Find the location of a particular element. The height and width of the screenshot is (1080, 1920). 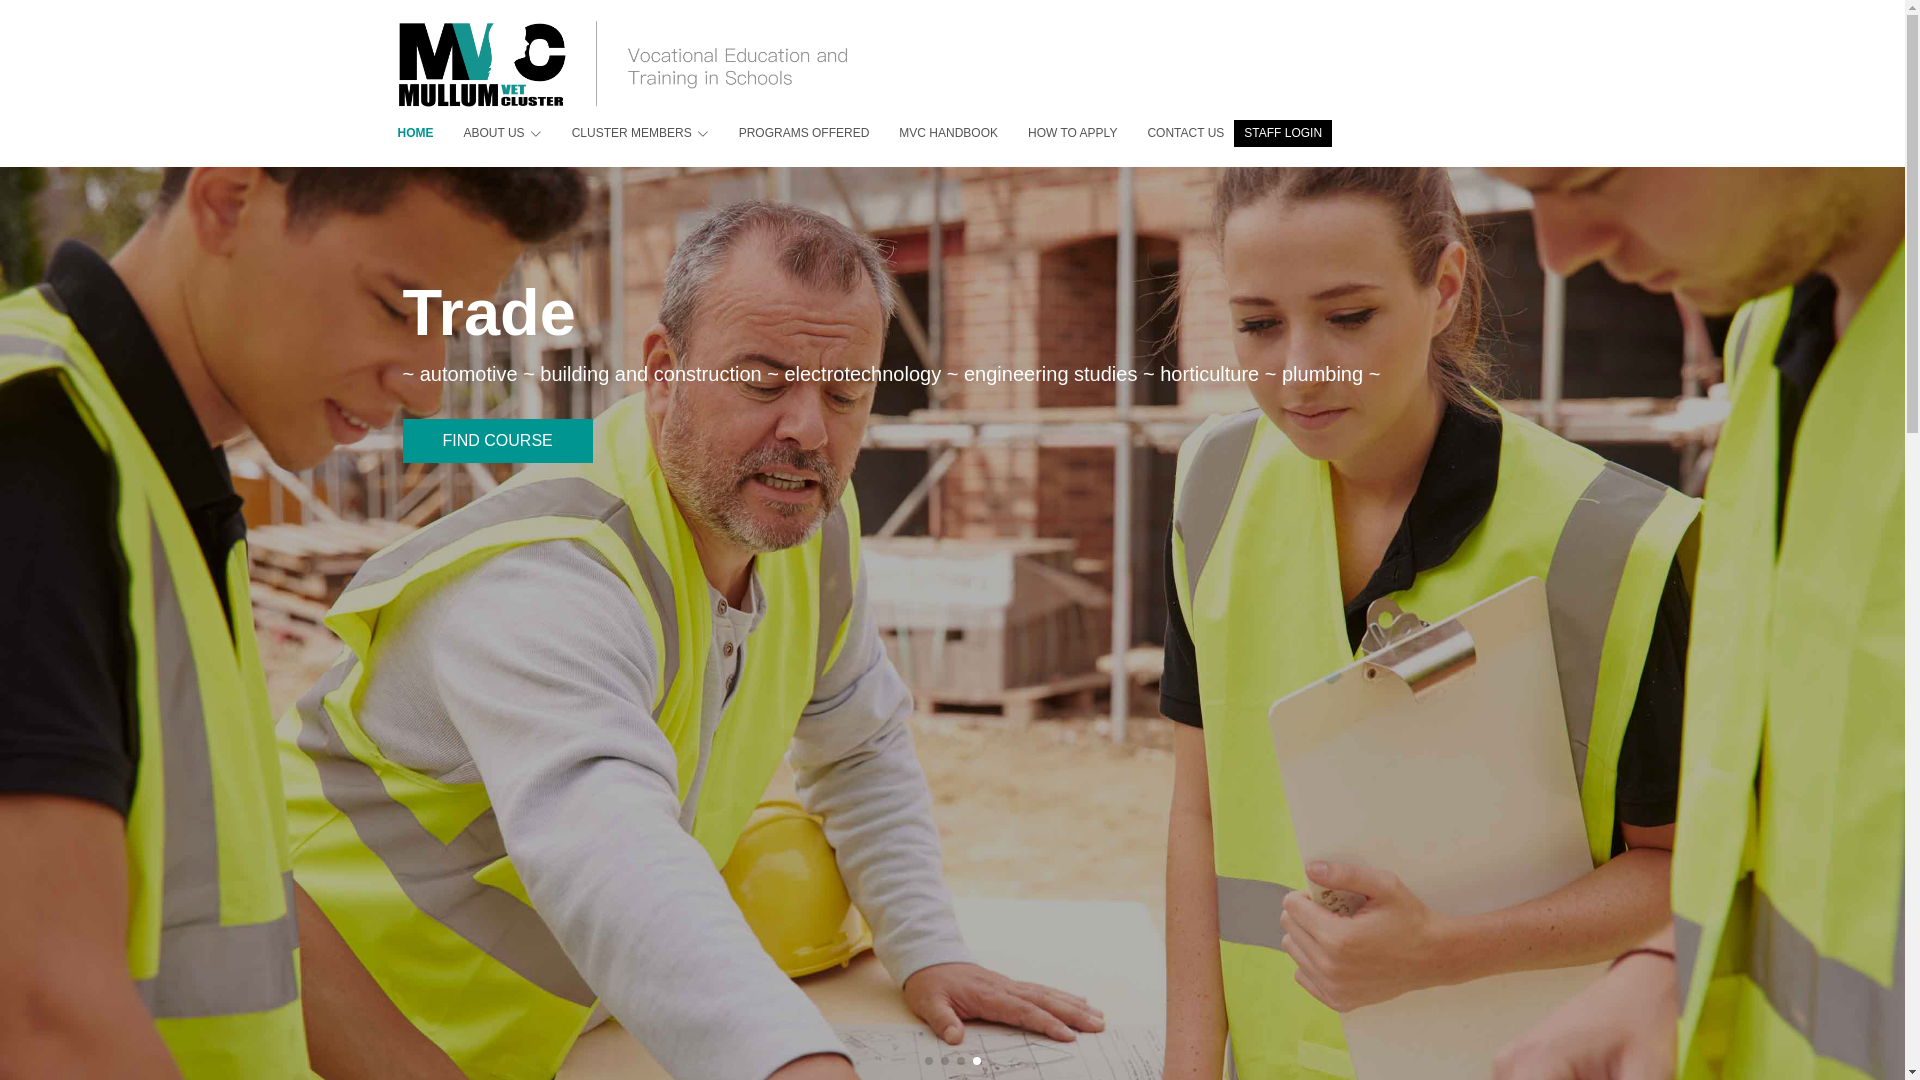

'HOW TO APPLY' is located at coordinates (998, 133).